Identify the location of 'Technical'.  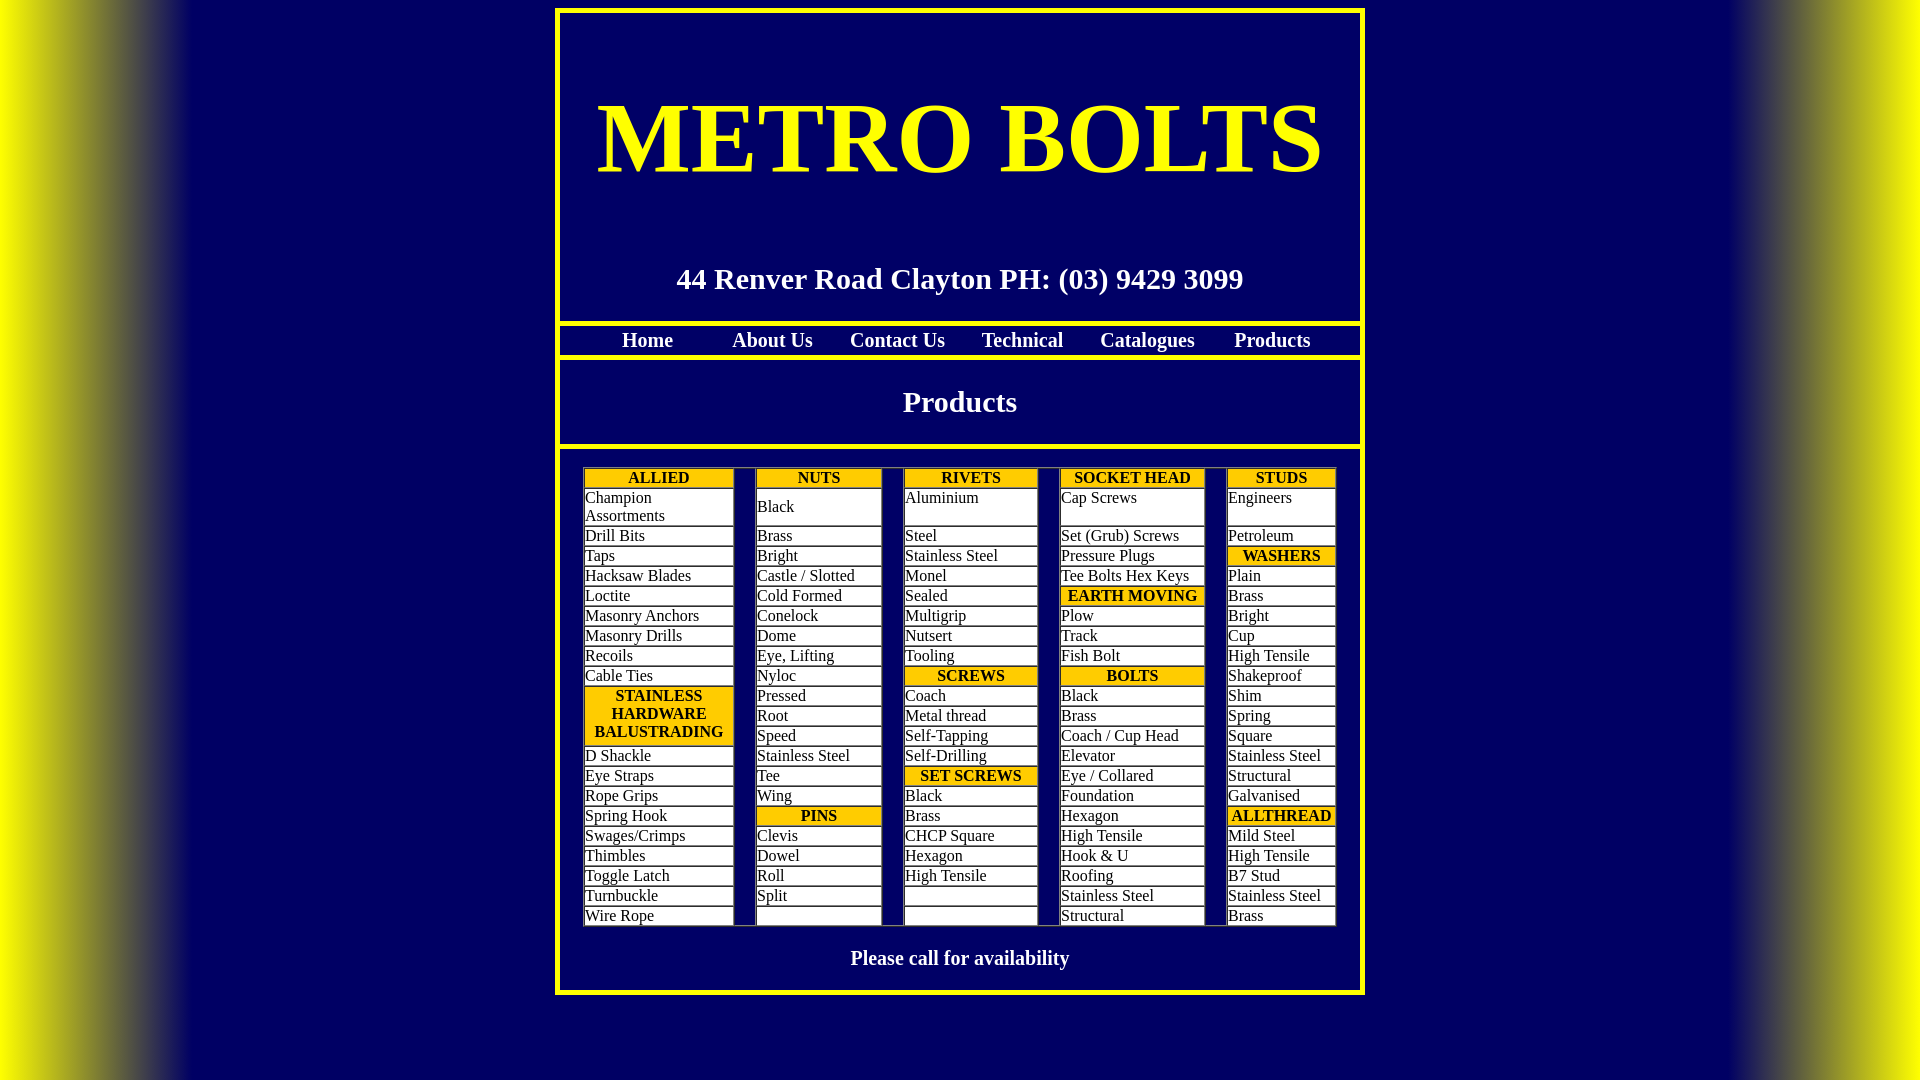
(1022, 338).